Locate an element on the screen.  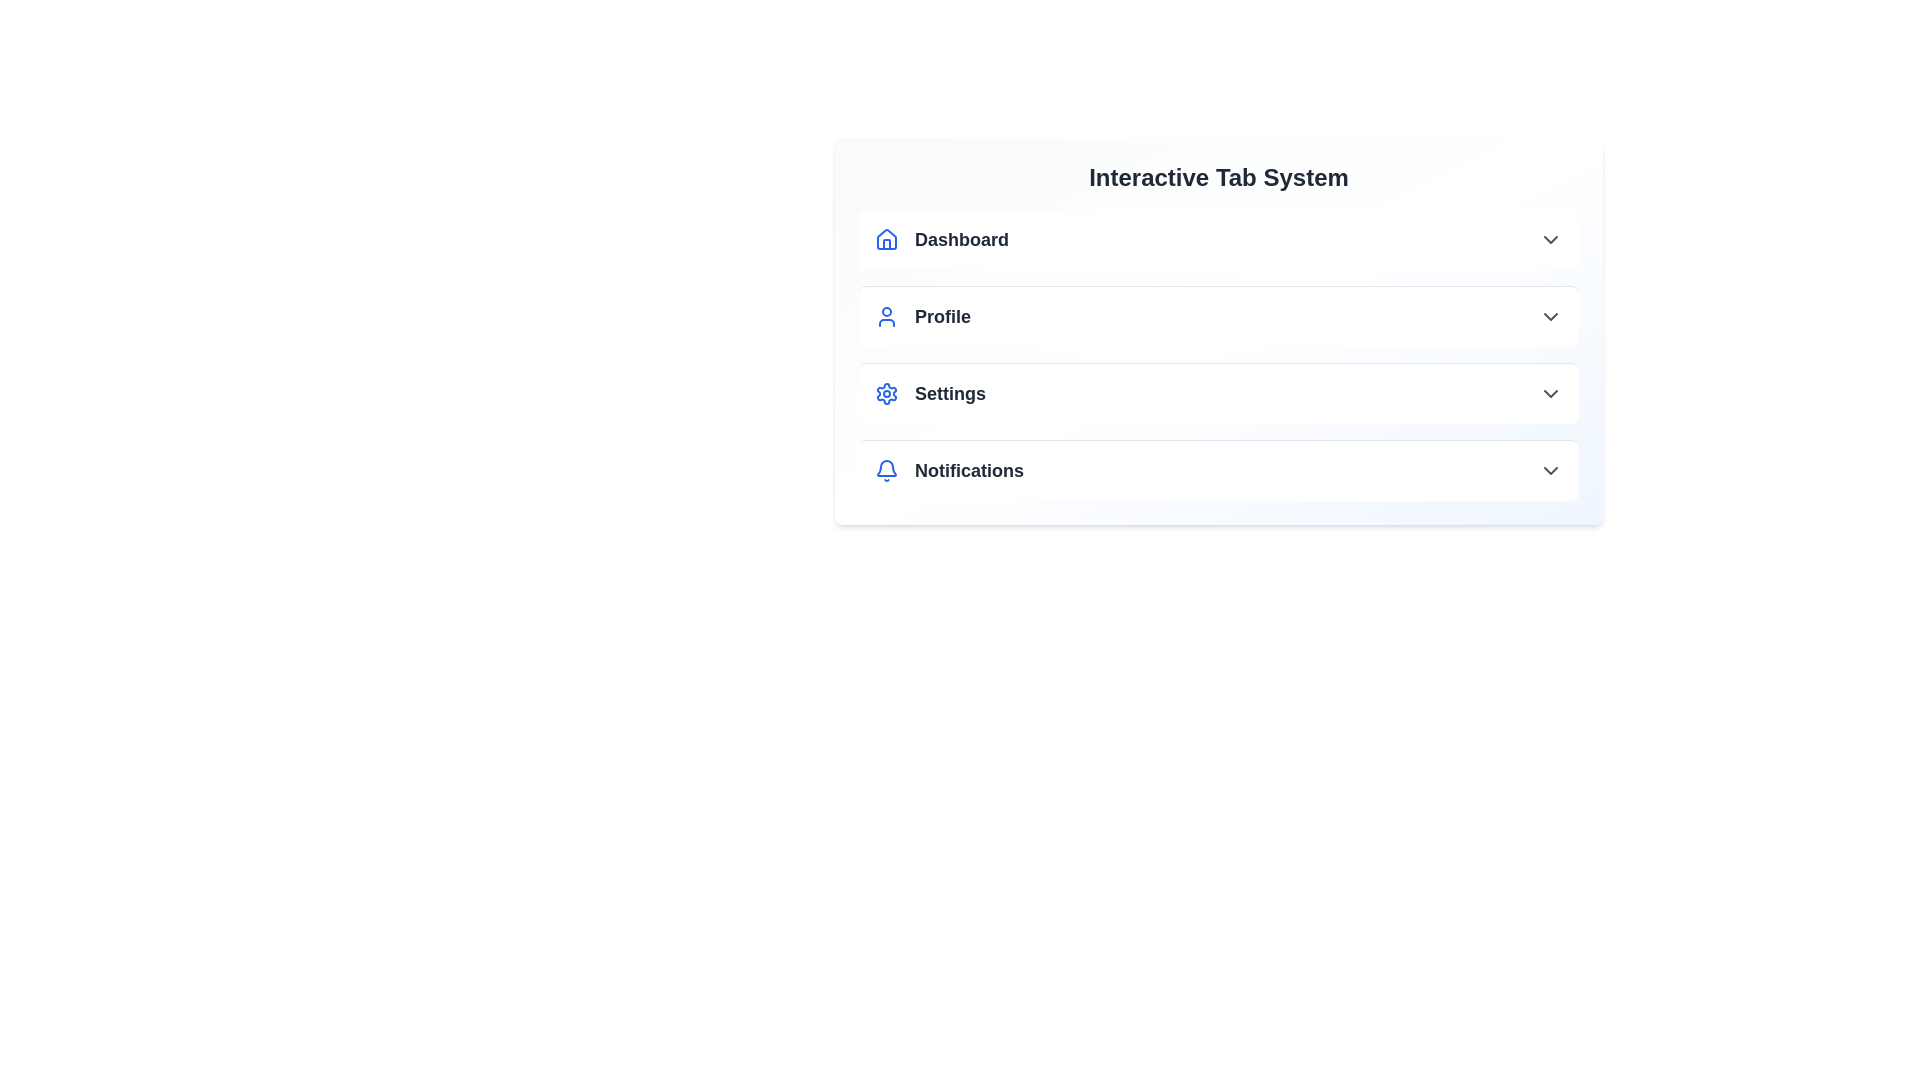
the downward-pointing chevron icon styled with gray color at the end of the 'Profile' row, which signifies a dropdown expansion option is located at coordinates (1549, 315).